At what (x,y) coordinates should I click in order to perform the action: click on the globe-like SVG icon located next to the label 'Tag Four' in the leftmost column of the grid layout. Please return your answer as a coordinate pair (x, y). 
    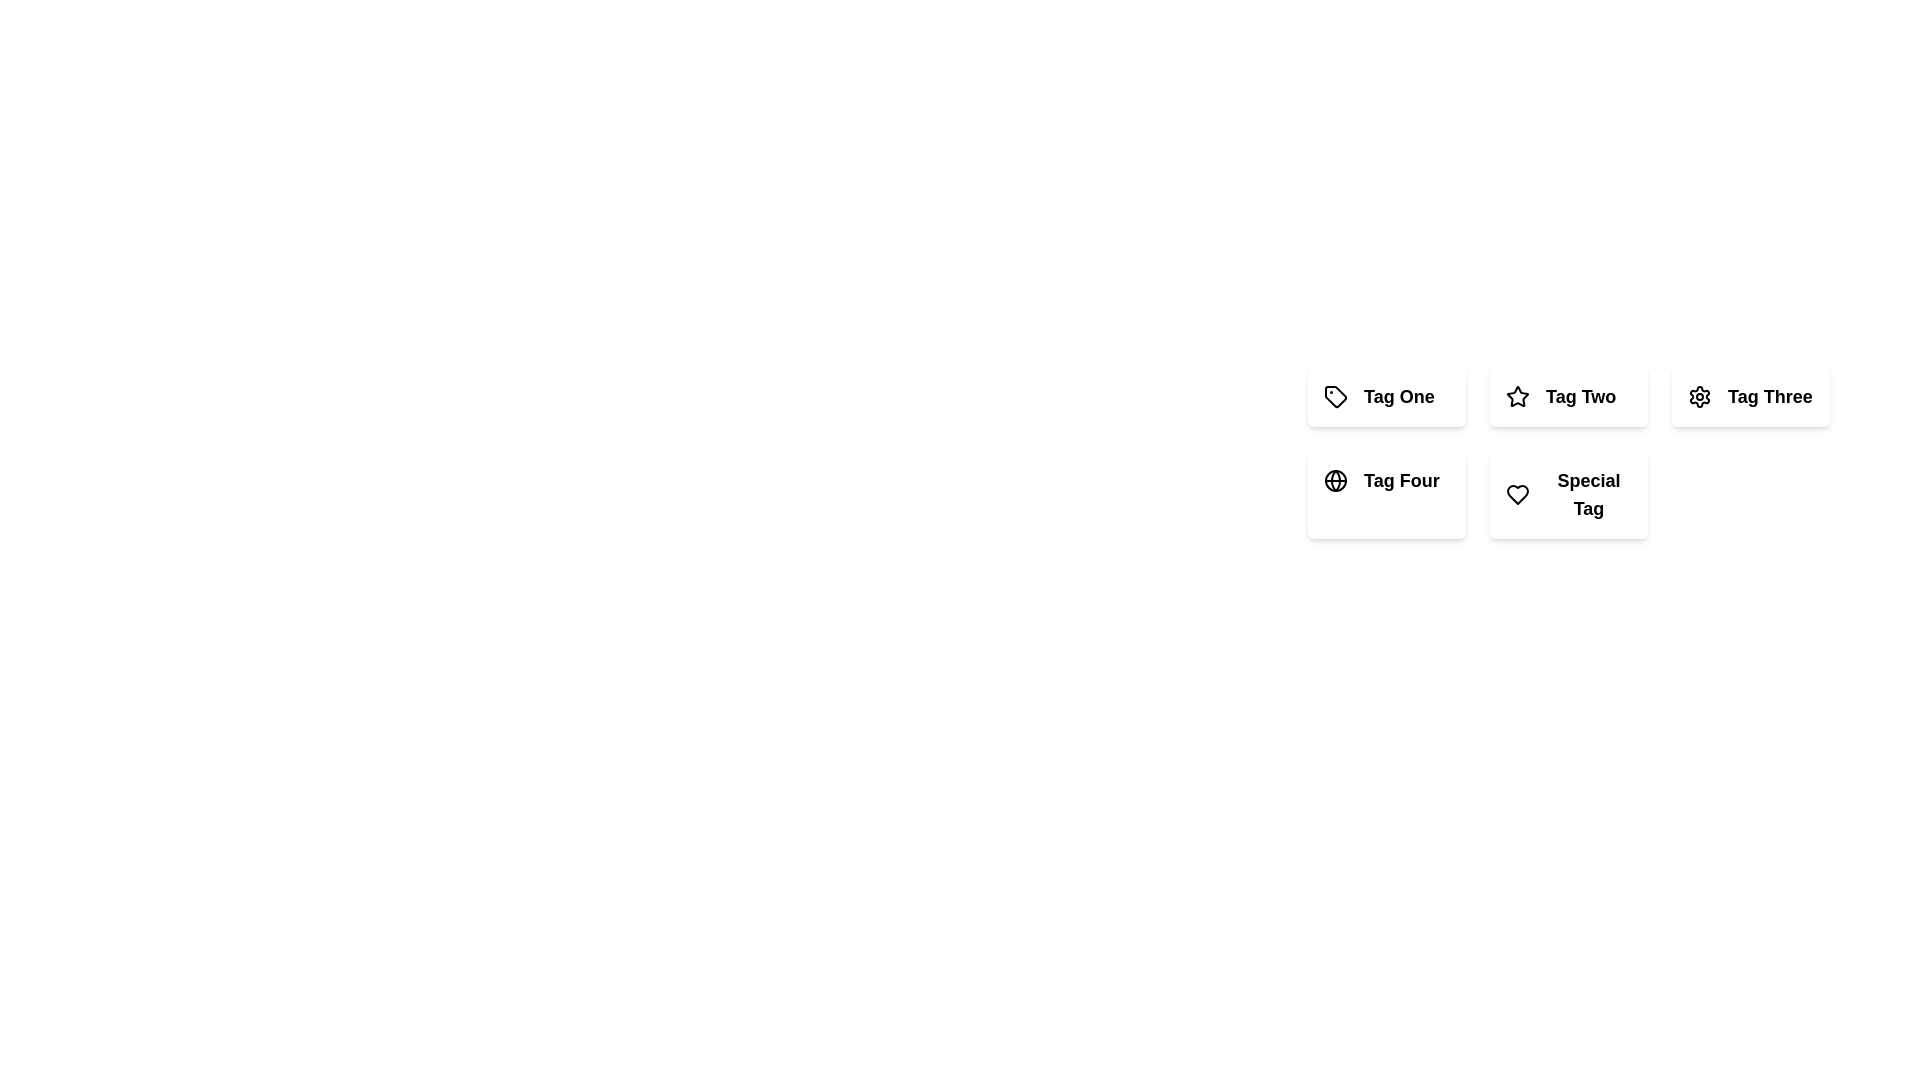
    Looking at the image, I should click on (1335, 481).